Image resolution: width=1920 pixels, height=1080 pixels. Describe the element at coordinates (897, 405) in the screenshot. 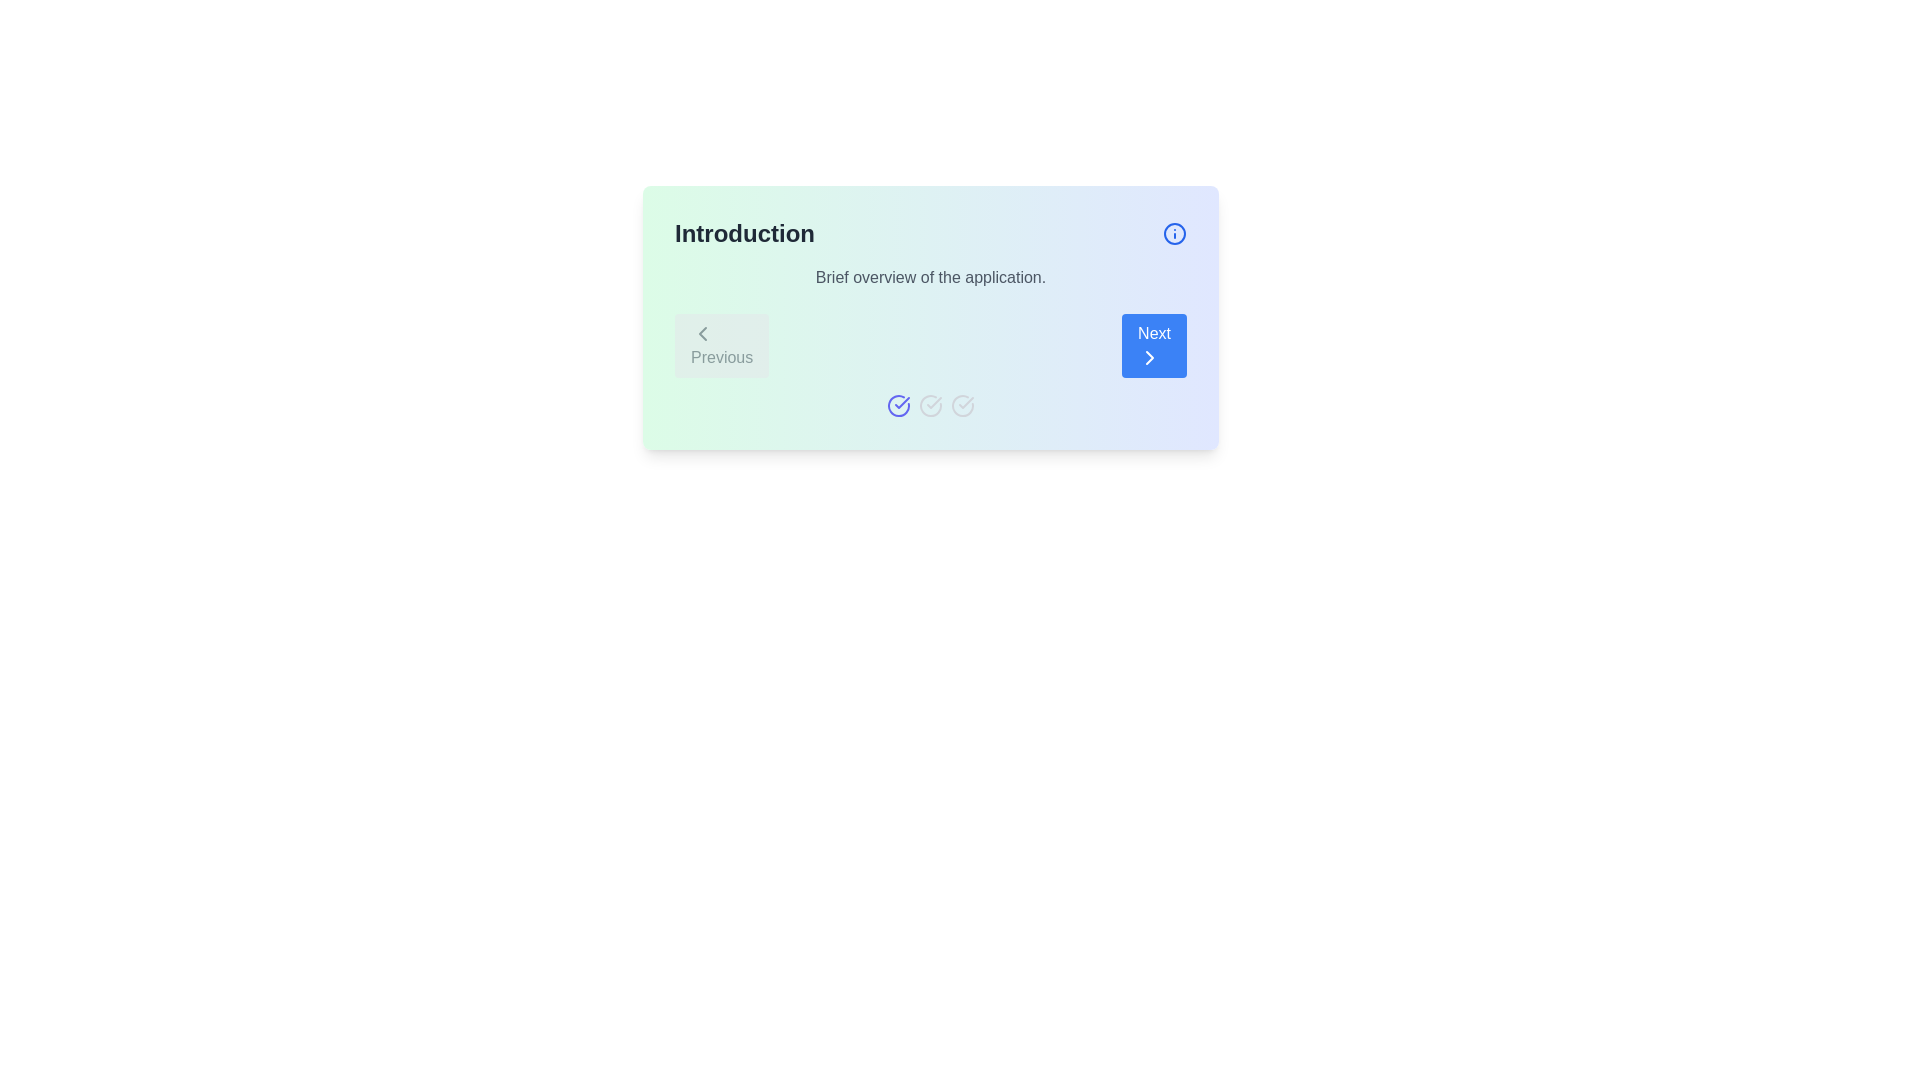

I see `the indigo check mark icon enclosed within a circle, which is the first in a row of three similar circular icons, to interact with it` at that location.